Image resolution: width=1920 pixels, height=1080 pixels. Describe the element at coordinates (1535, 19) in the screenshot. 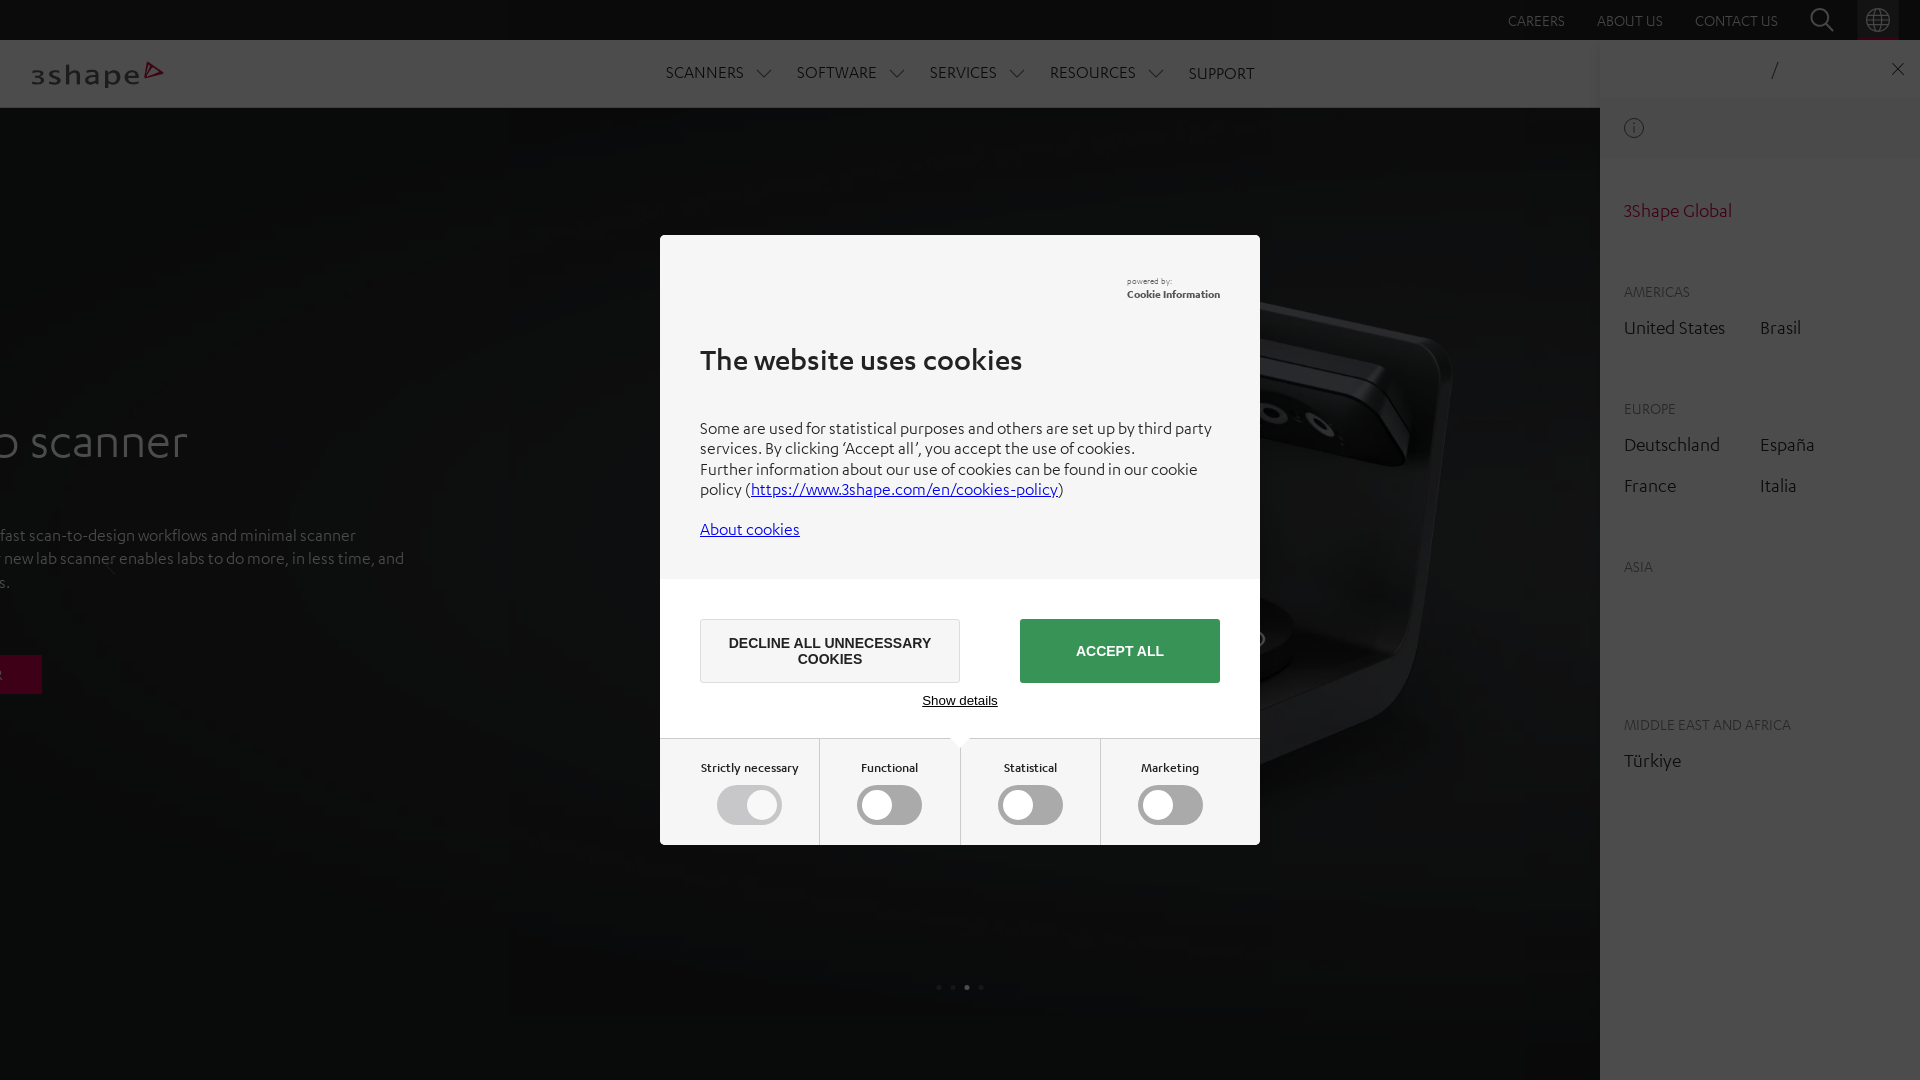

I see `'CAREERS'` at that location.